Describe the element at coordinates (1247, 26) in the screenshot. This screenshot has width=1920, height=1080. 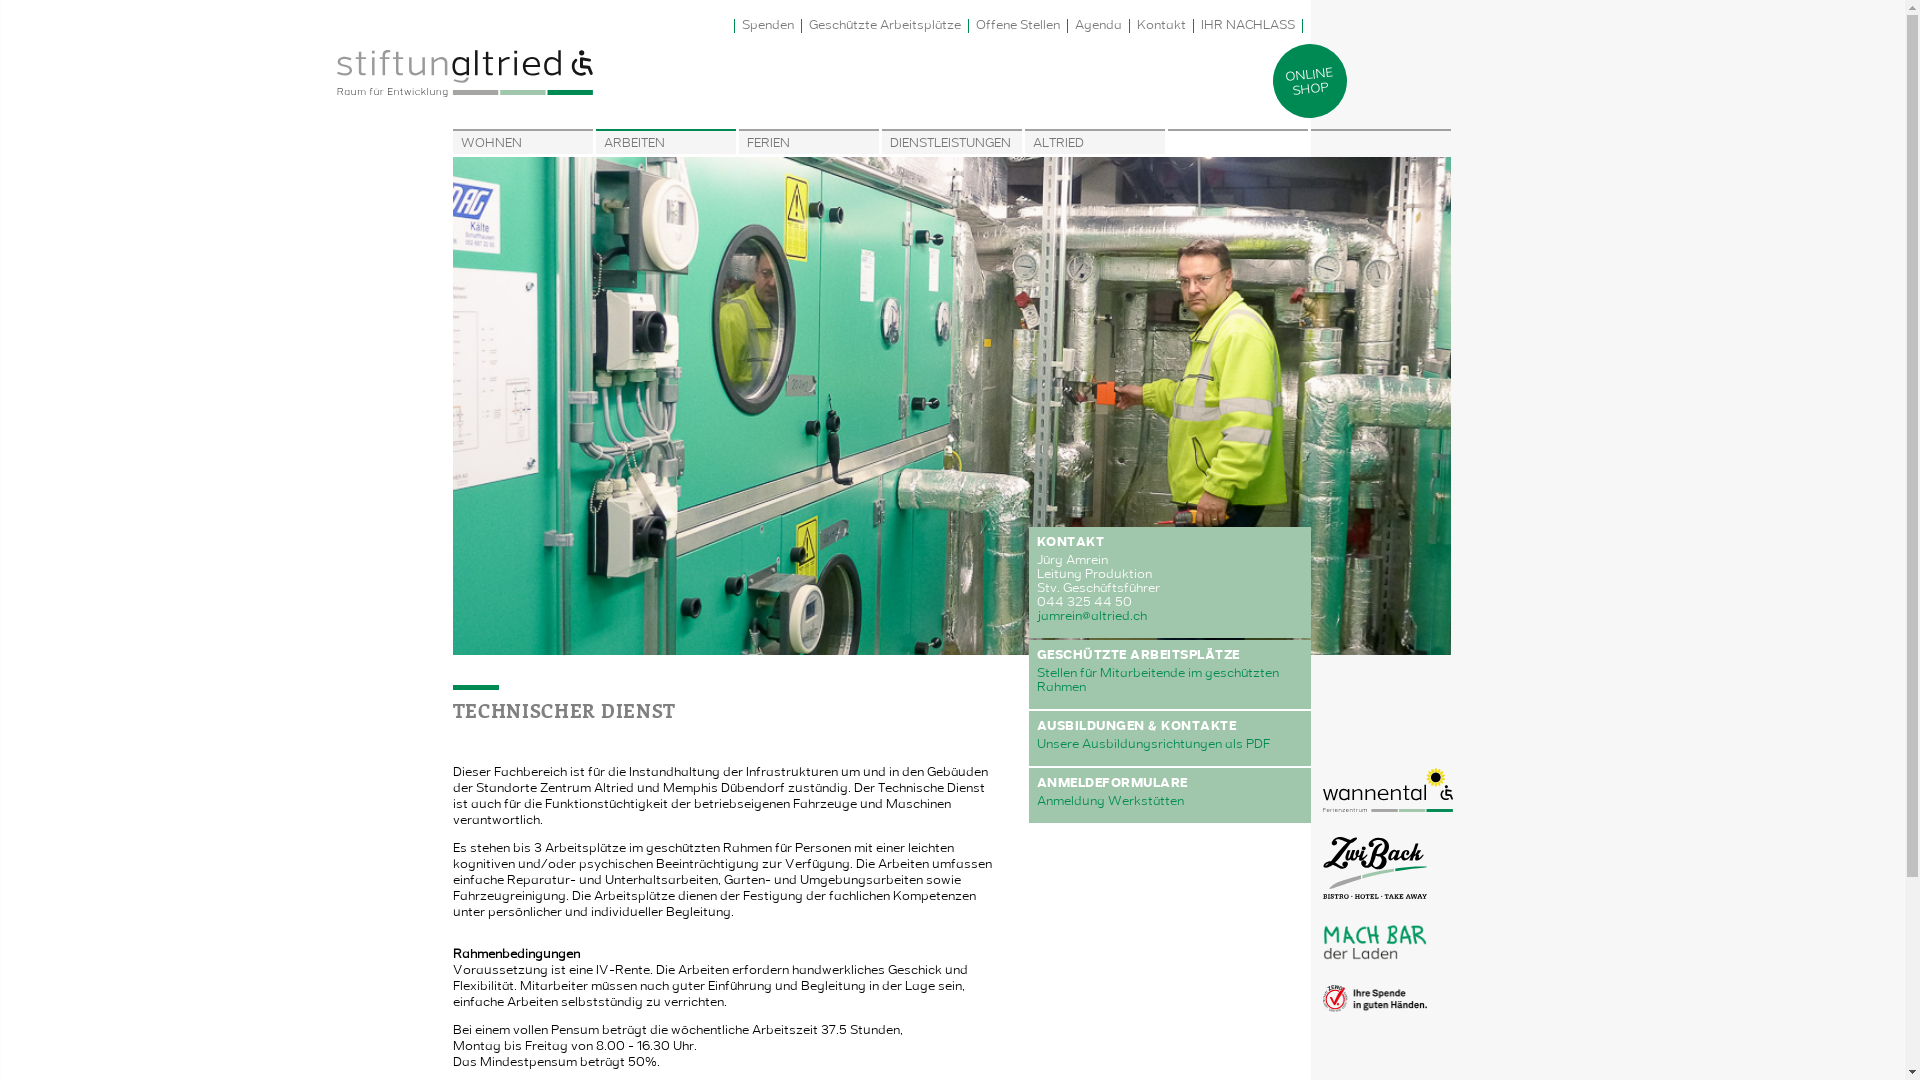
I see `'IHR NACHLASS'` at that location.